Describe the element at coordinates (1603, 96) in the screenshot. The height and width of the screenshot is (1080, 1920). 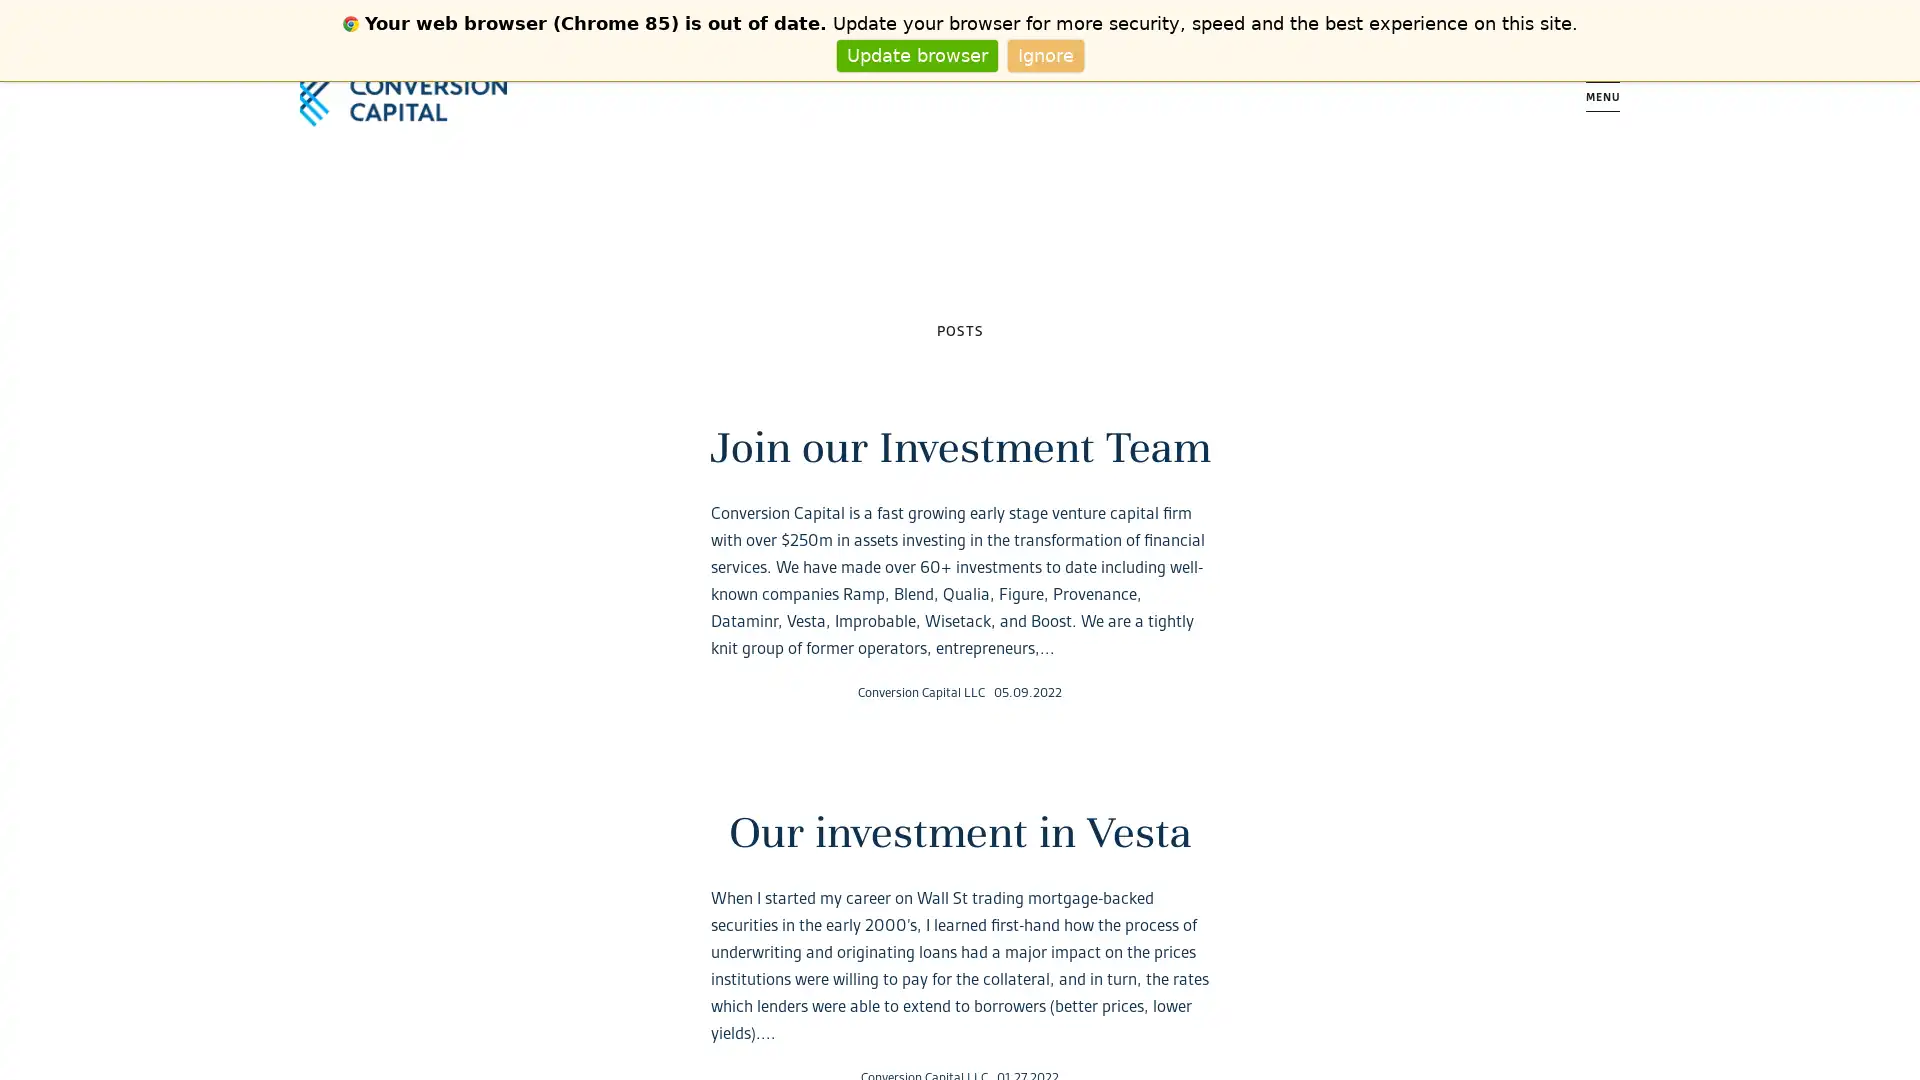
I see `MENU` at that location.